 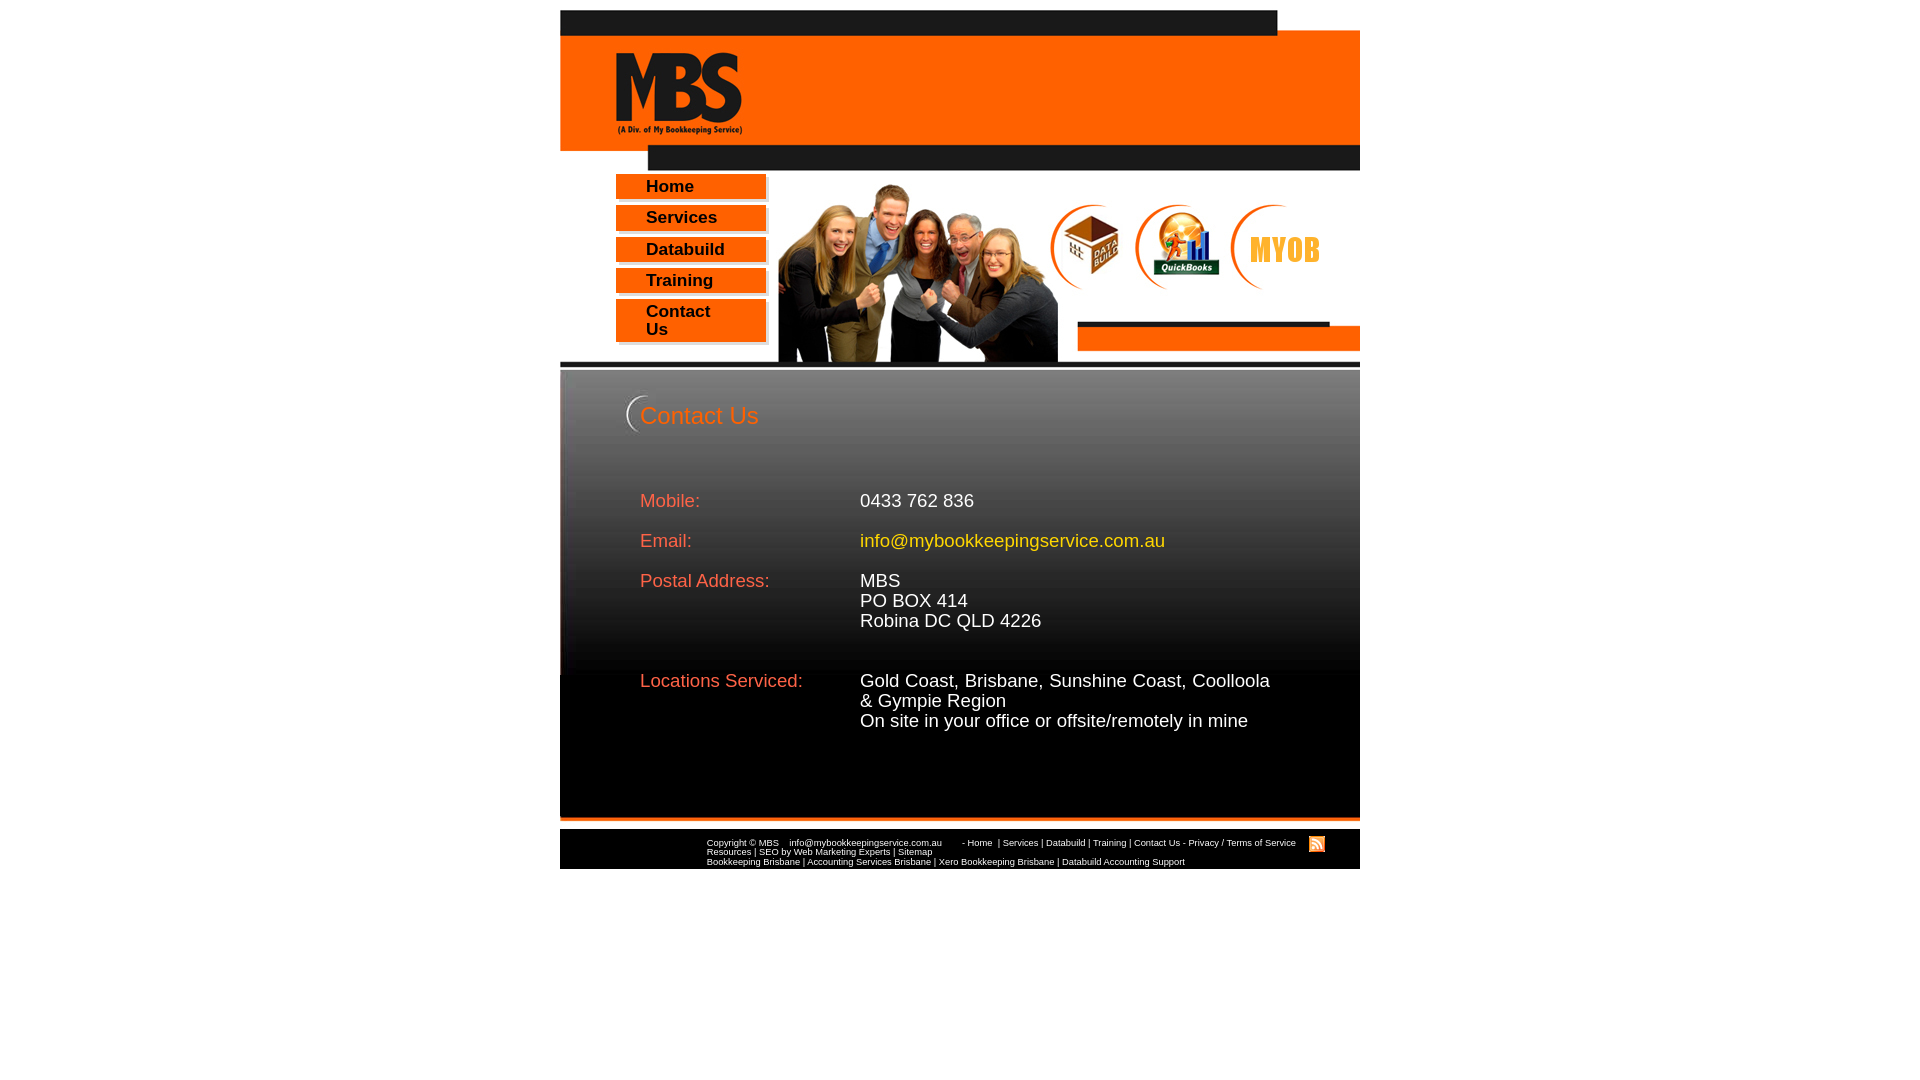 I want to click on 'Bookkeeping Brisbane', so click(x=752, y=860).